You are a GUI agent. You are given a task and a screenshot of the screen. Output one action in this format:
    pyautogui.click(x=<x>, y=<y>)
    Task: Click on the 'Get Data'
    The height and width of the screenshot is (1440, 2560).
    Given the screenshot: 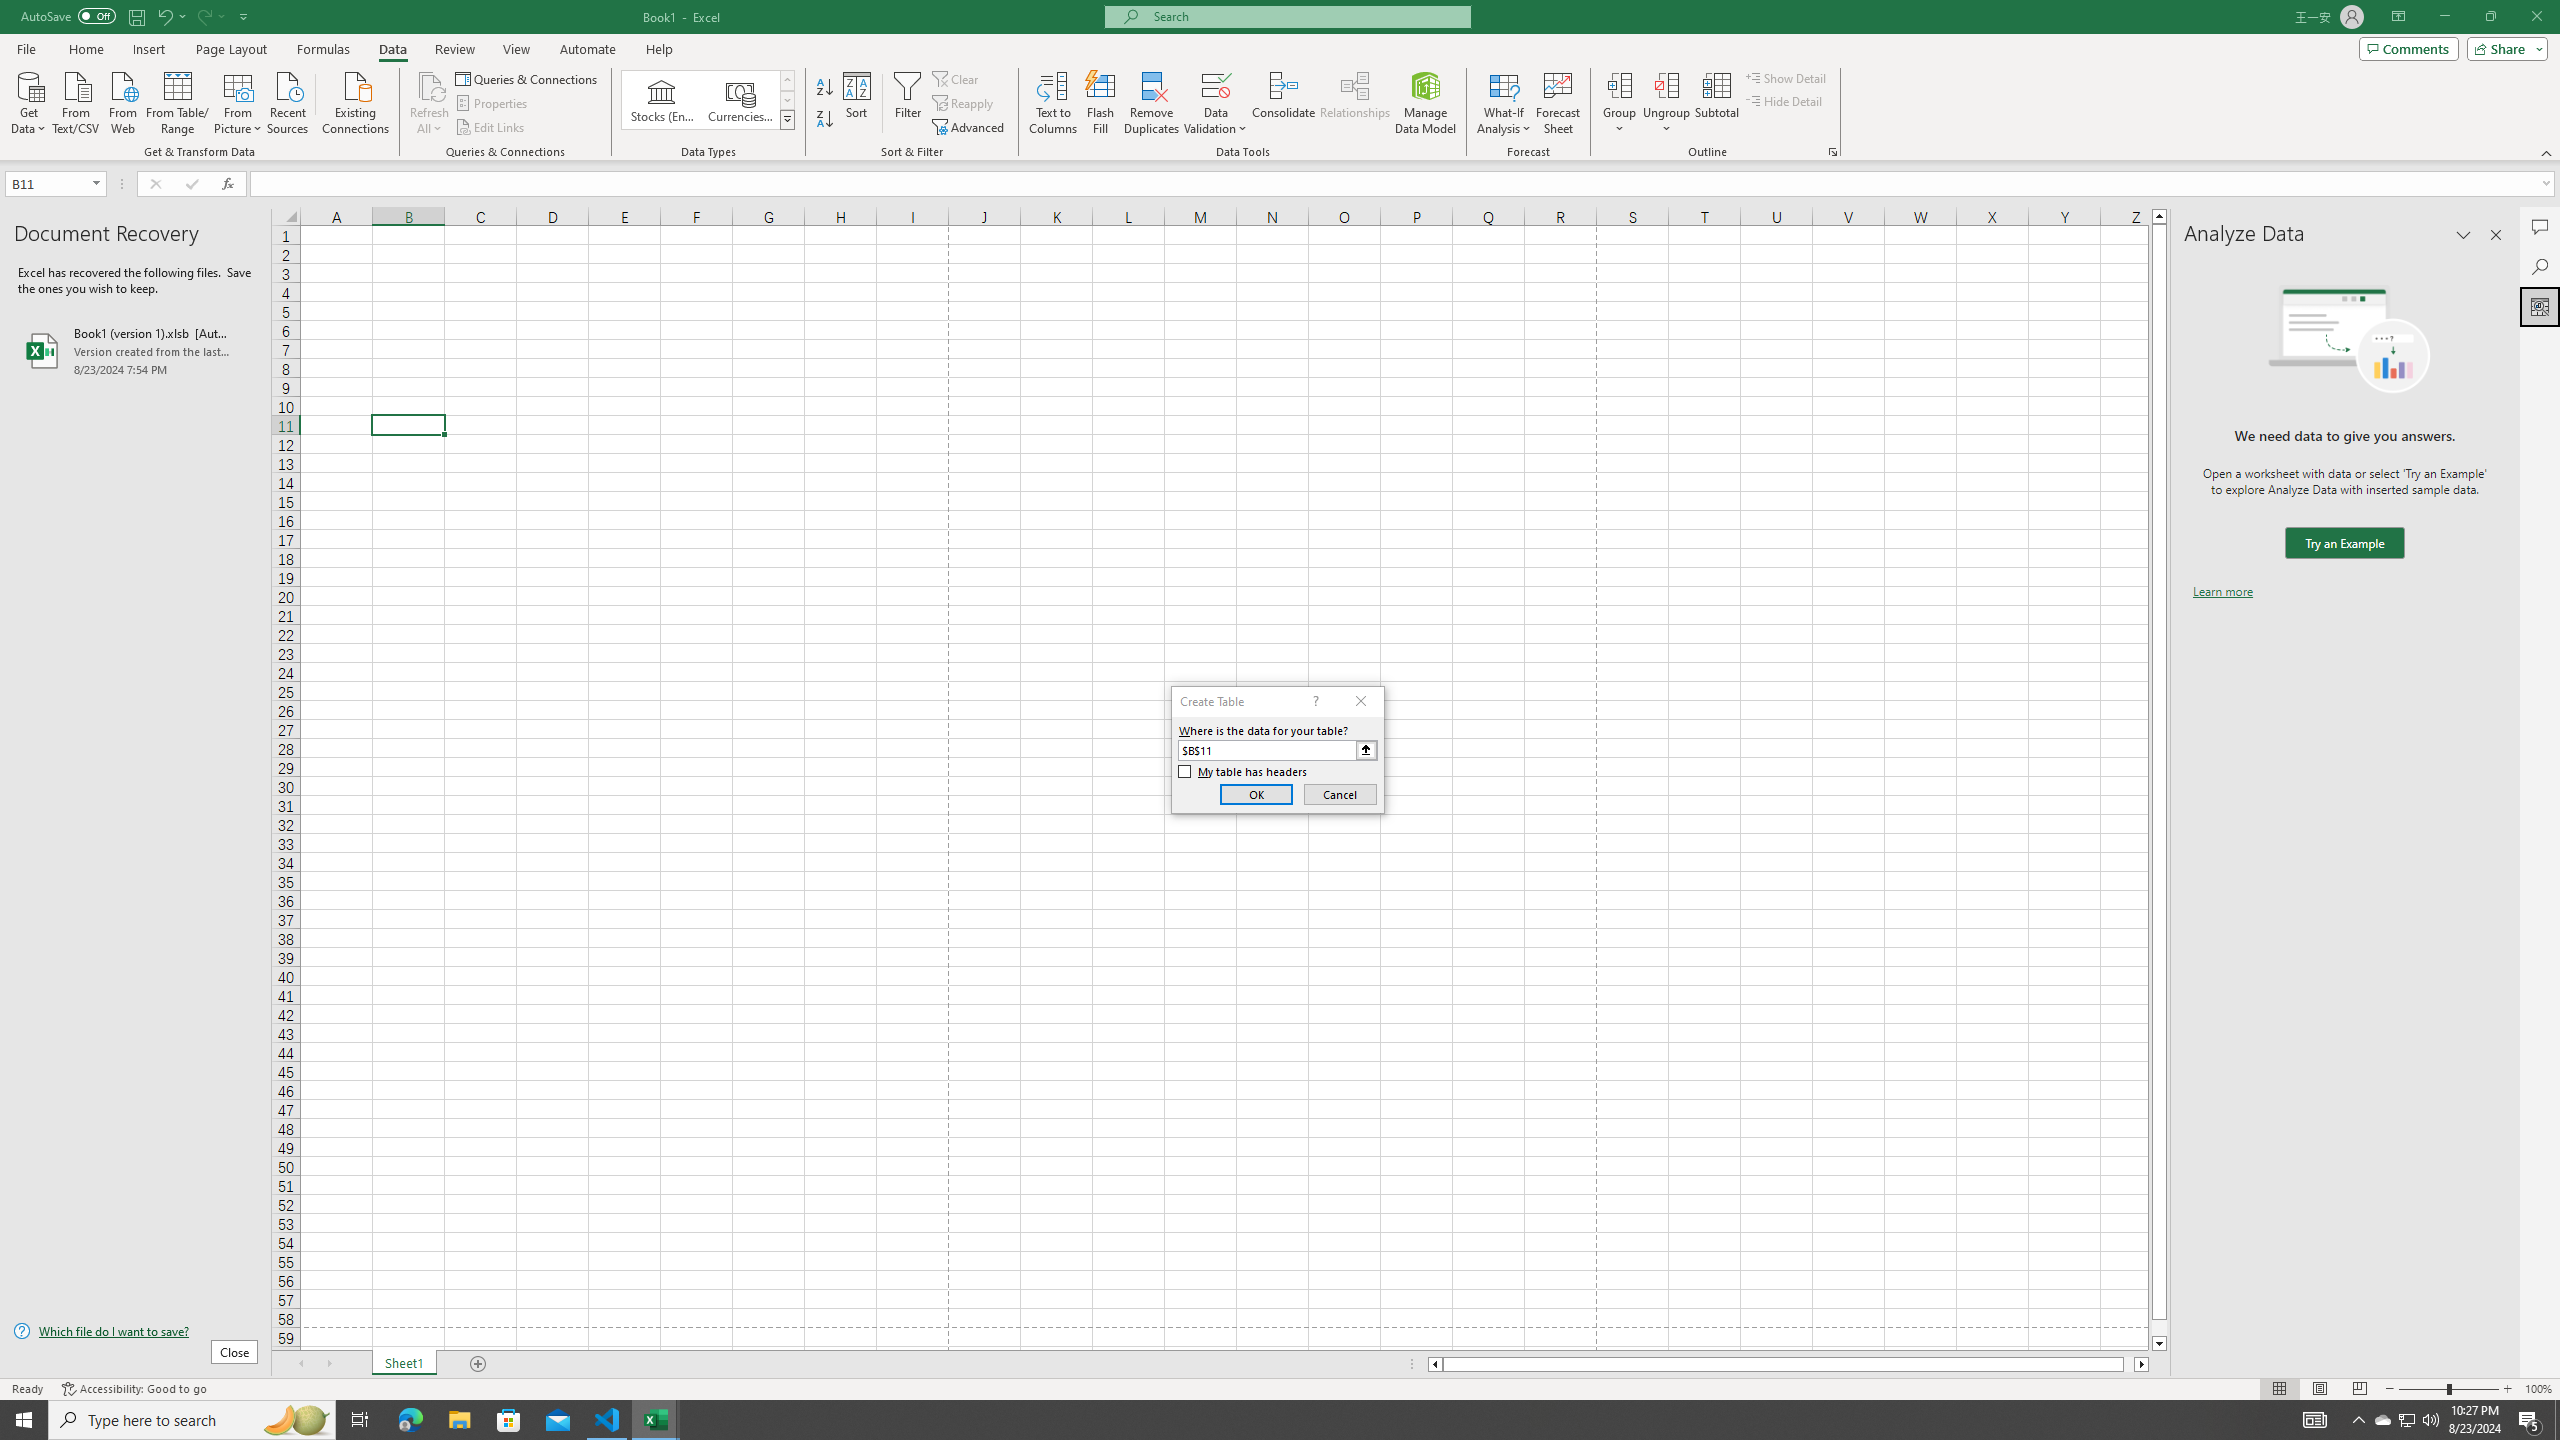 What is the action you would take?
    pyautogui.click(x=28, y=100)
    